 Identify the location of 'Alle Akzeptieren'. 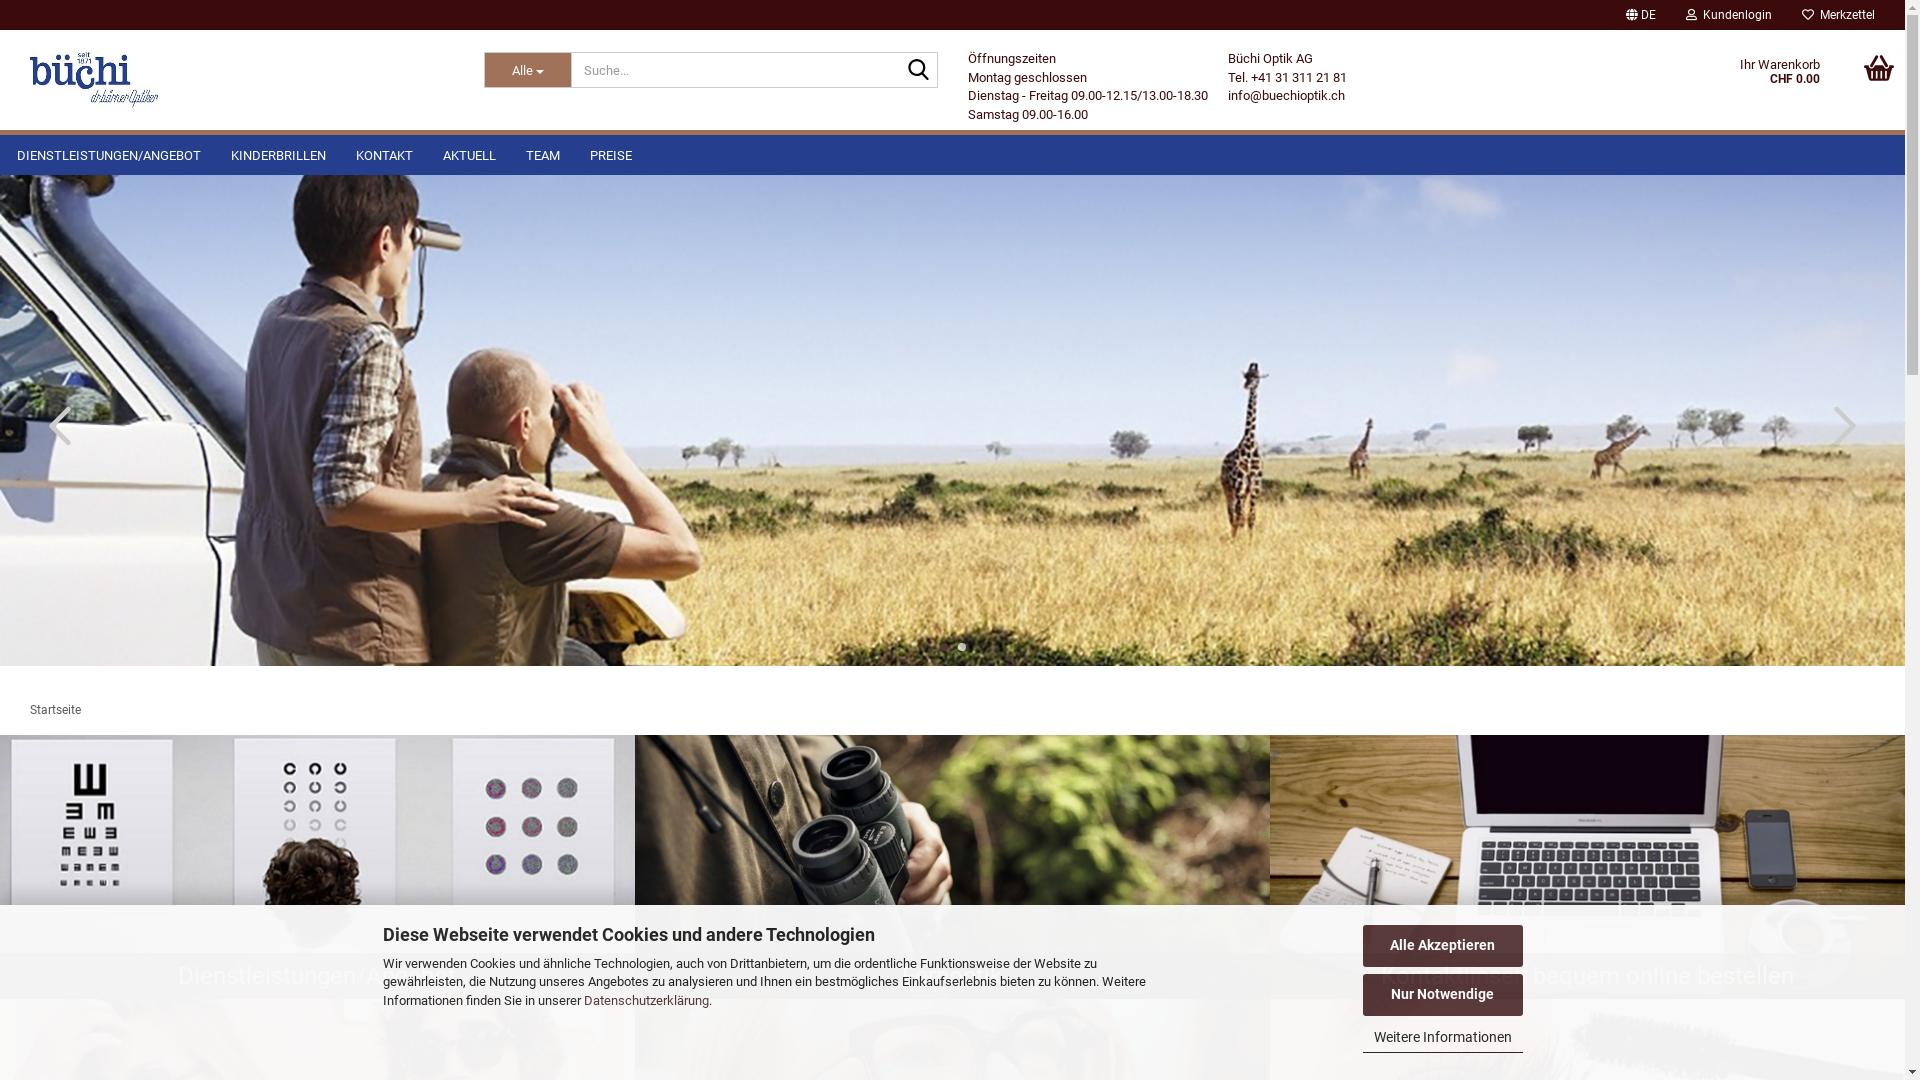
(1441, 945).